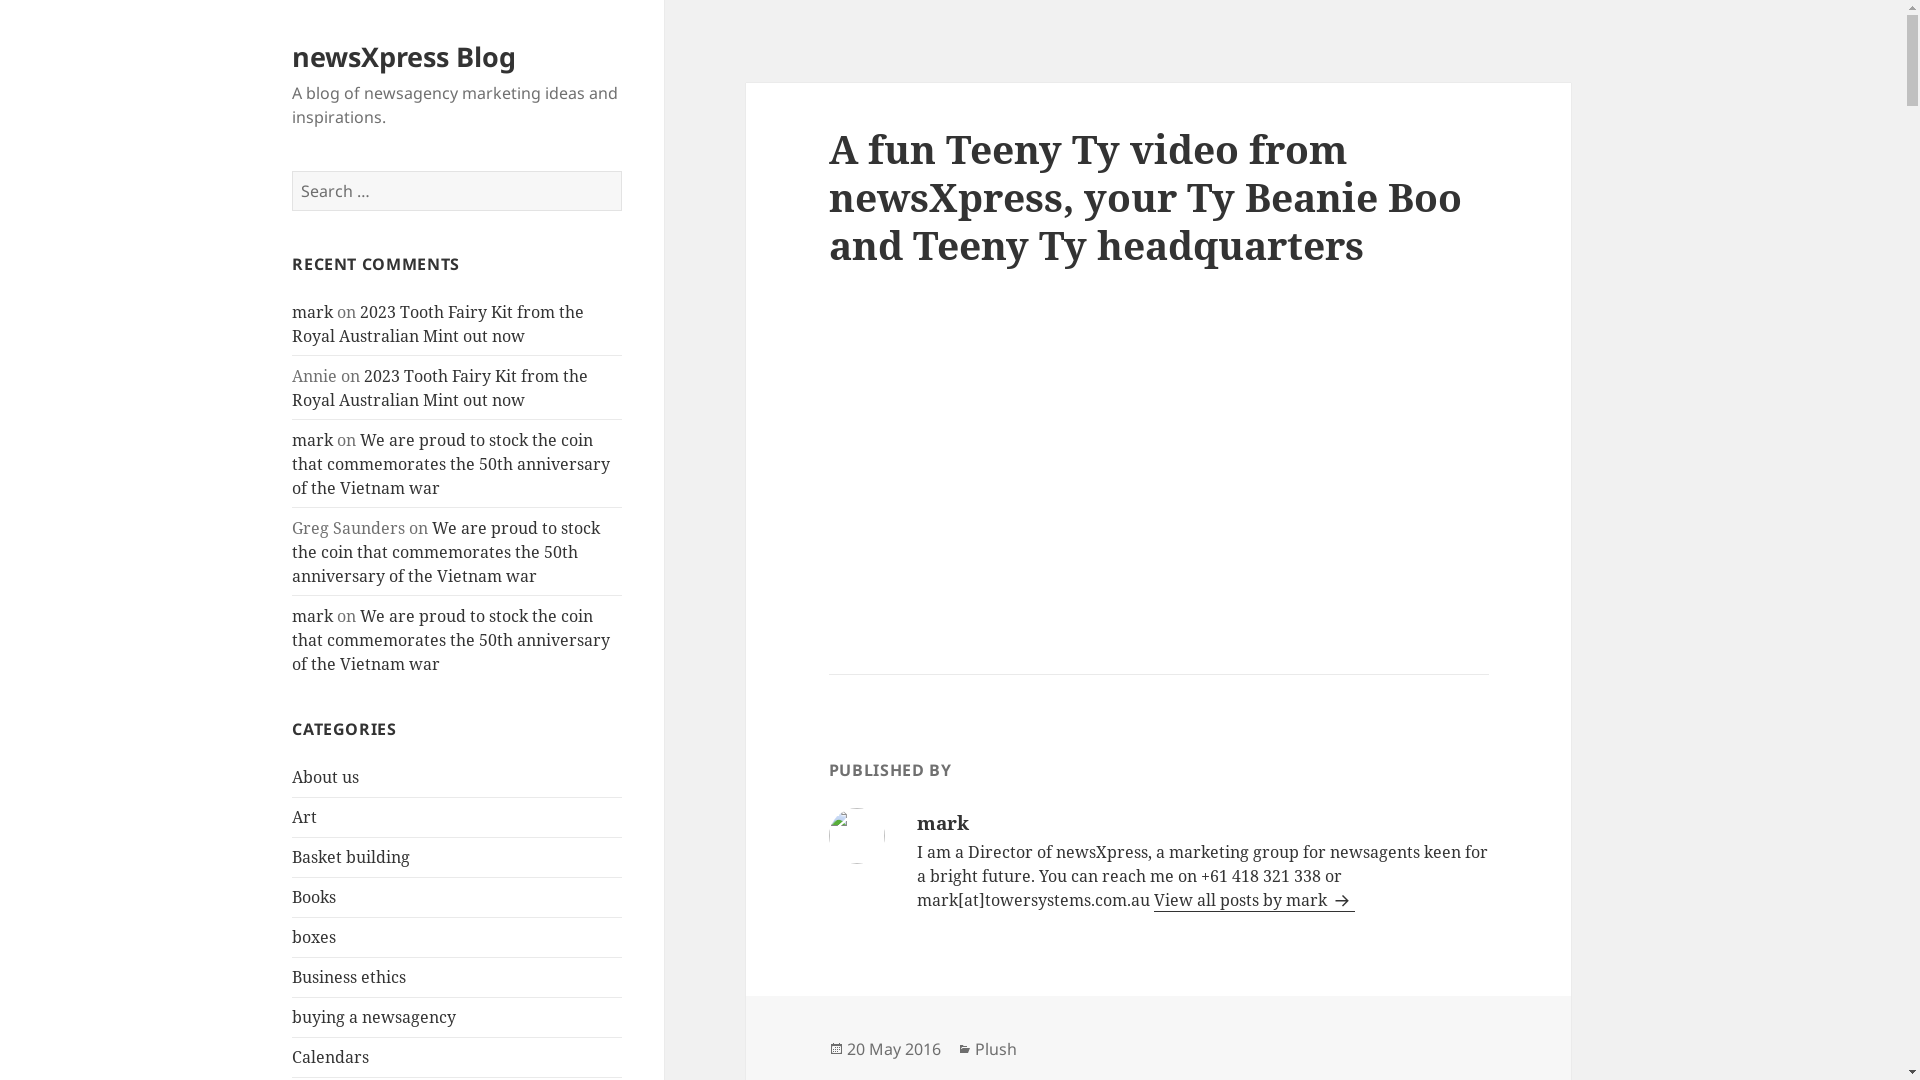  I want to click on 'Plush', so click(996, 1048).